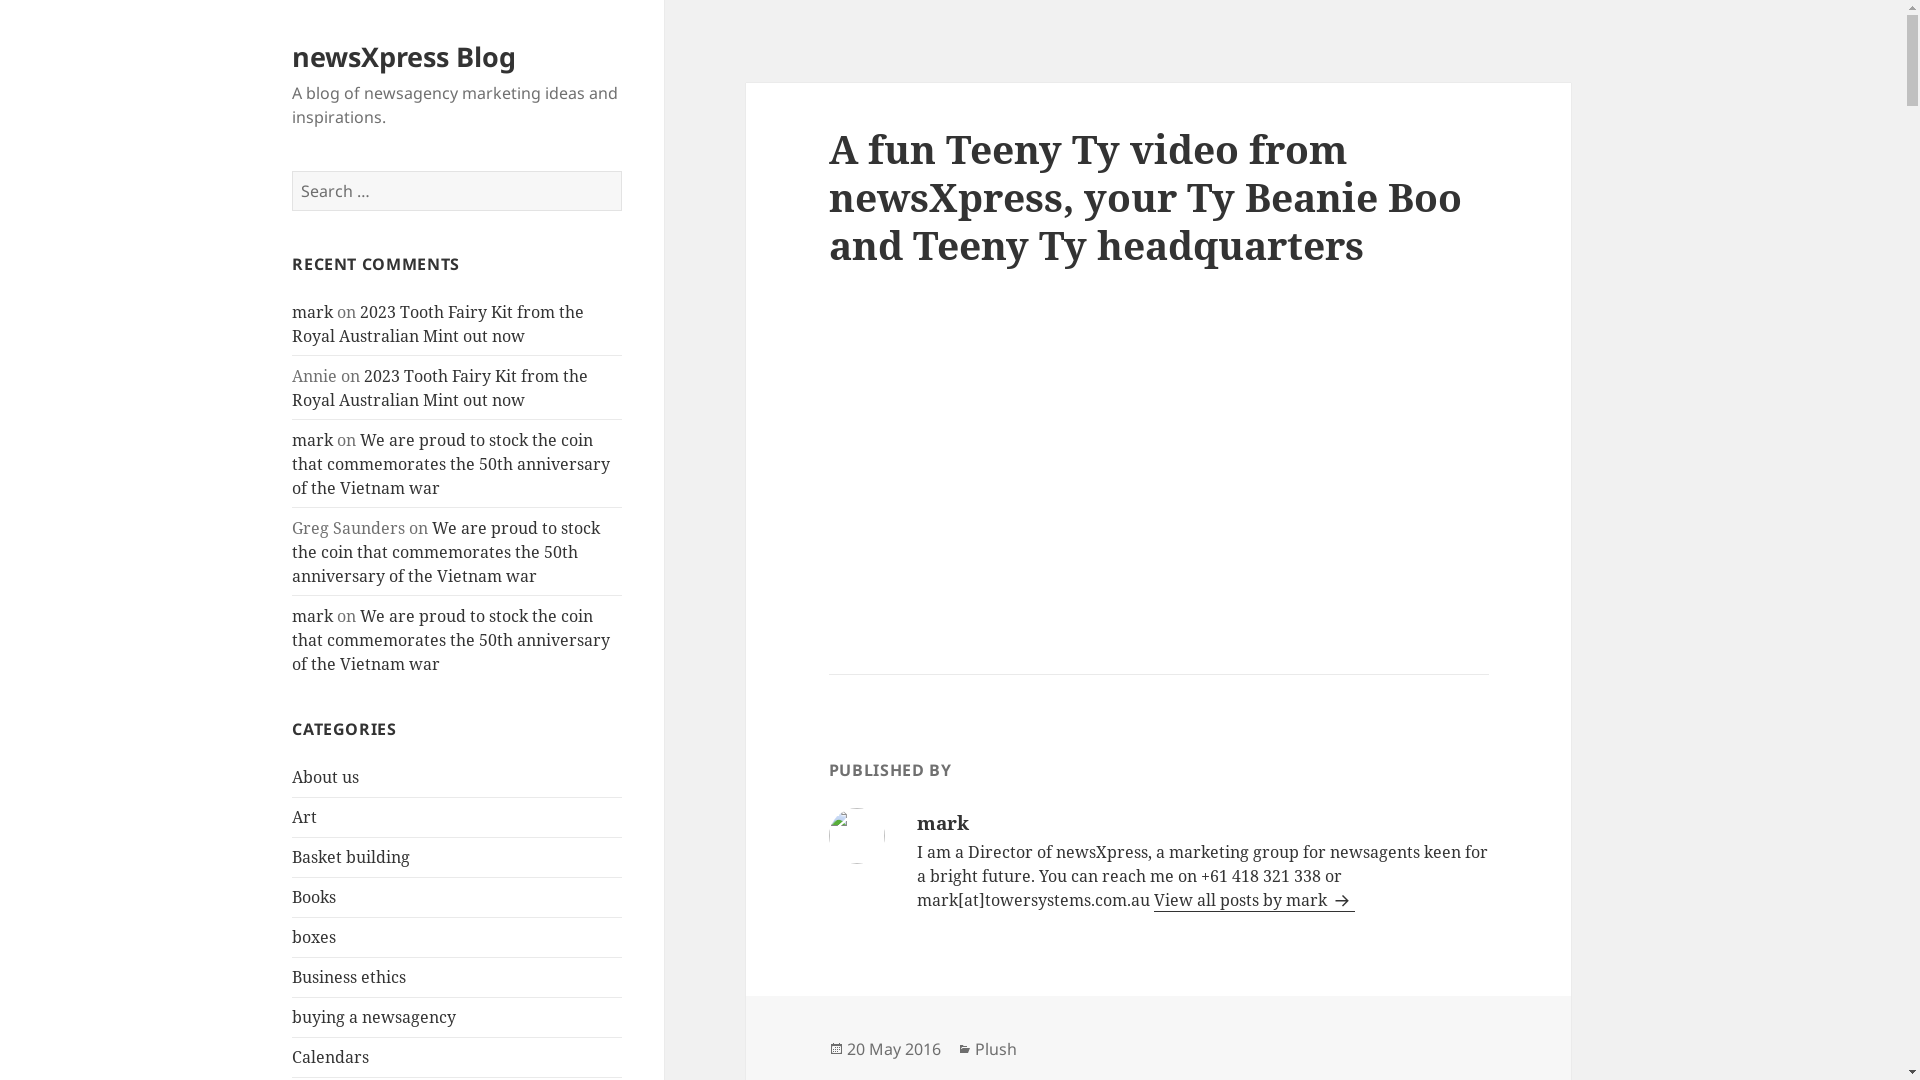  I want to click on 'Plush', so click(996, 1048).